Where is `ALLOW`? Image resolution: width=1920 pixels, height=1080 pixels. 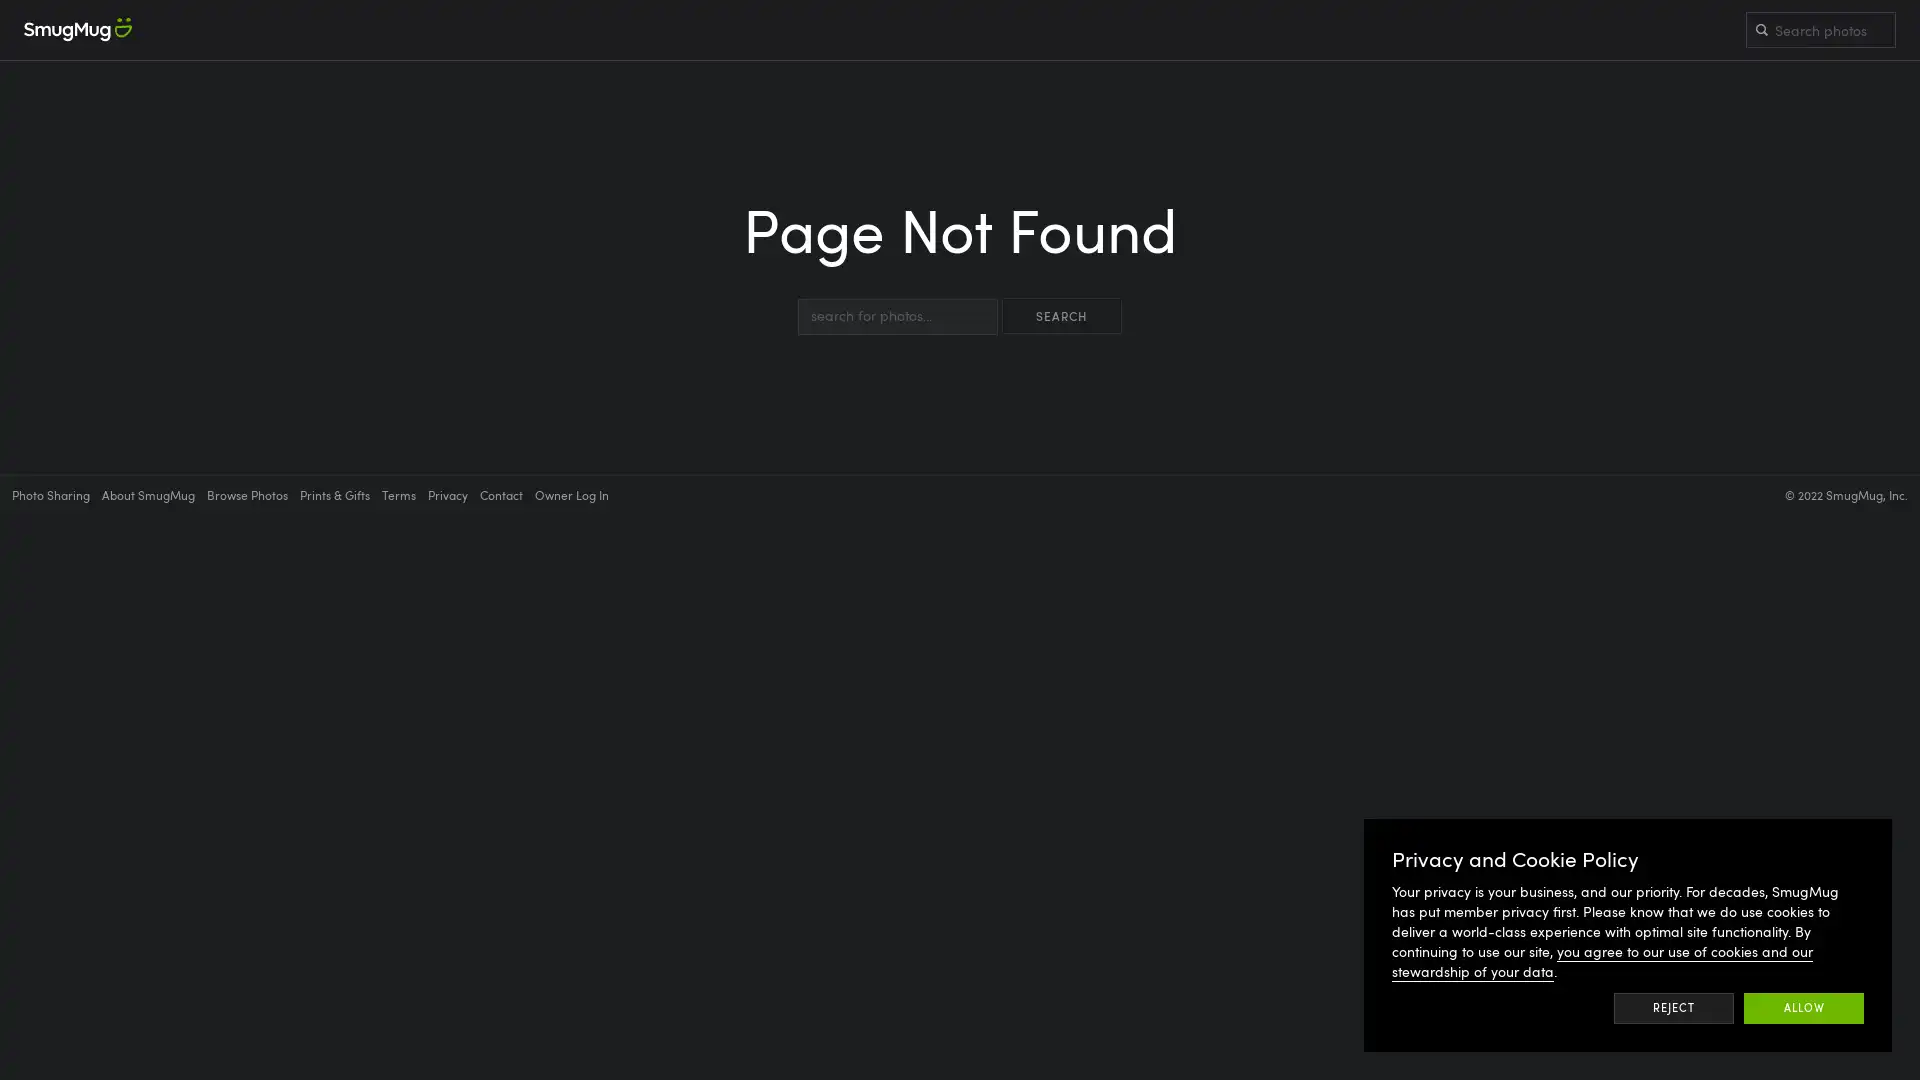 ALLOW is located at coordinates (1804, 1007).